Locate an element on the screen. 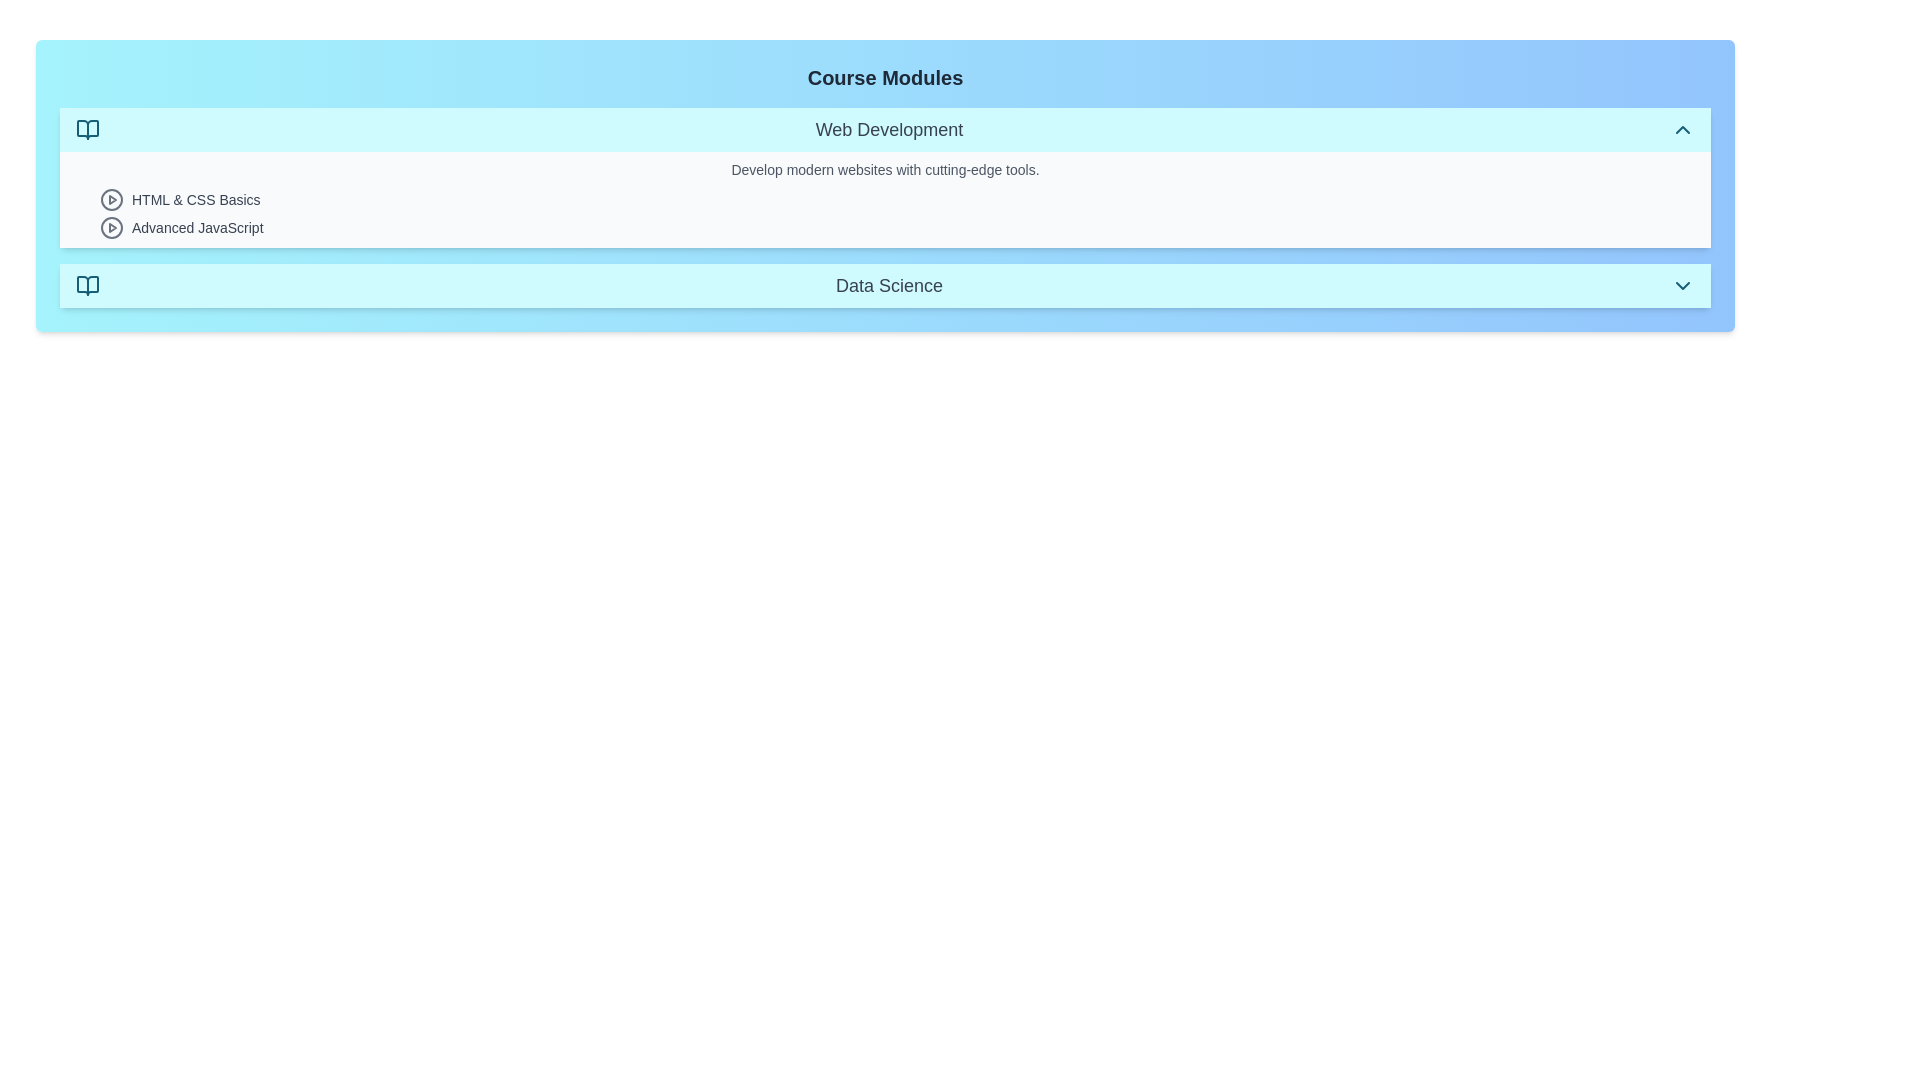  the text label displaying 'Develop modern websites with cutting-edge tools.' which is located centrally above the topics 'HTML & CSS Basics' and 'Advanced JavaScript' is located at coordinates (884, 168).